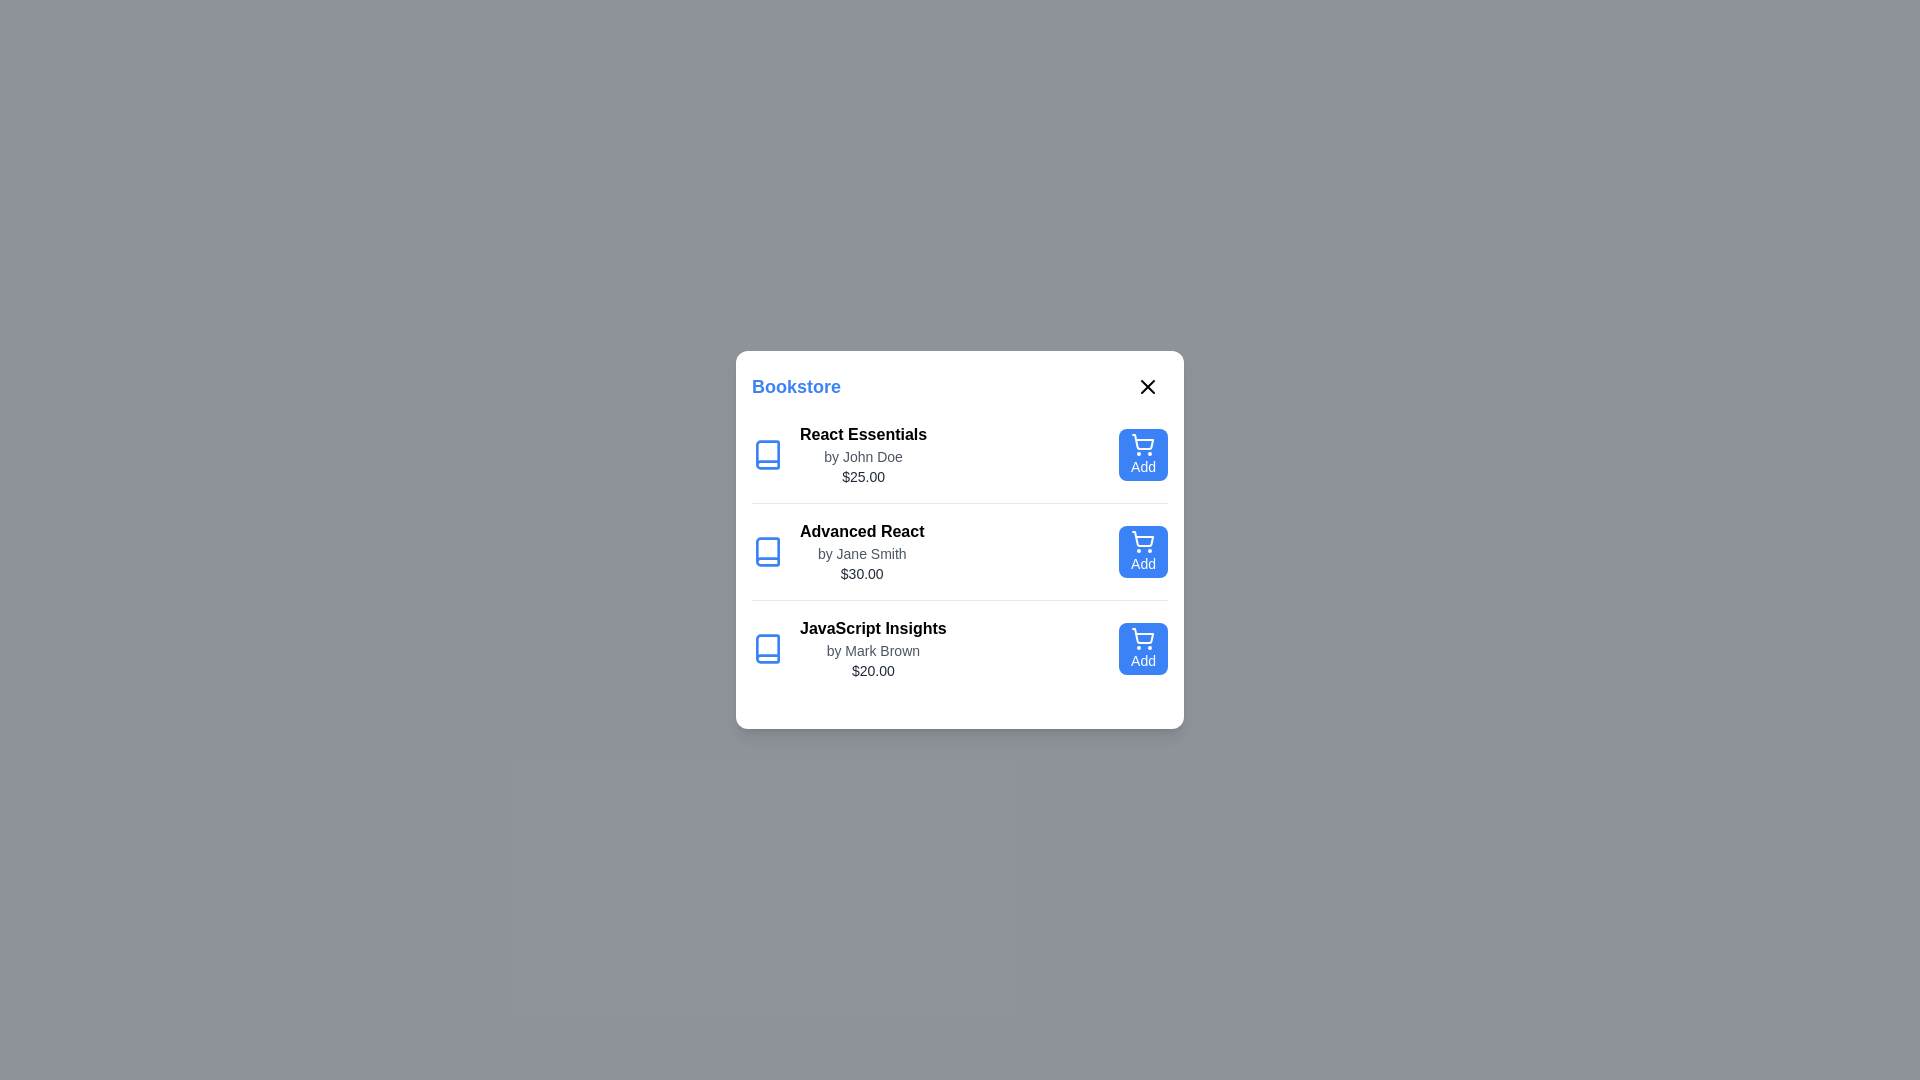 Image resolution: width=1920 pixels, height=1080 pixels. What do you see at coordinates (859, 551) in the screenshot?
I see `the details of the book titled Advanced React` at bounding box center [859, 551].